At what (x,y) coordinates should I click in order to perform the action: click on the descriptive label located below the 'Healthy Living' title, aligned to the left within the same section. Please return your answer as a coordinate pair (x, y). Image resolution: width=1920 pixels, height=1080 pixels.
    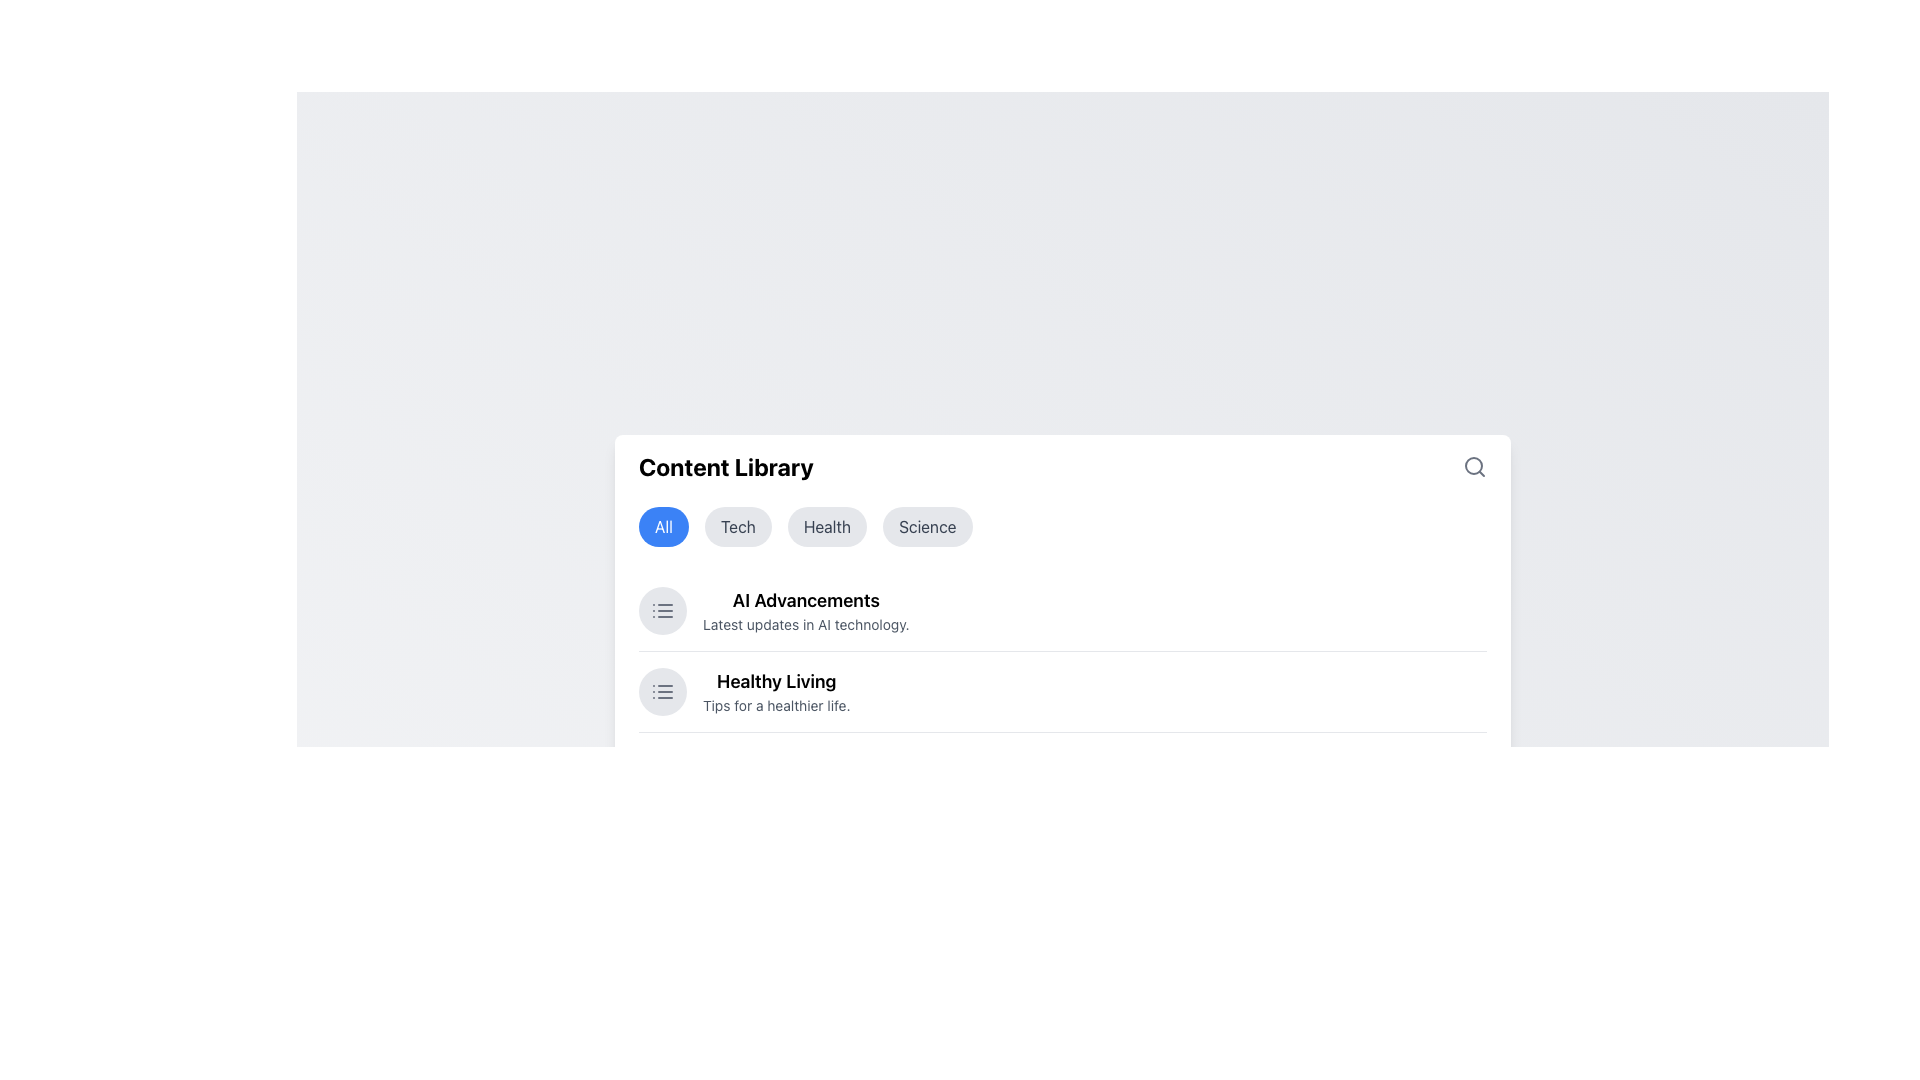
    Looking at the image, I should click on (775, 704).